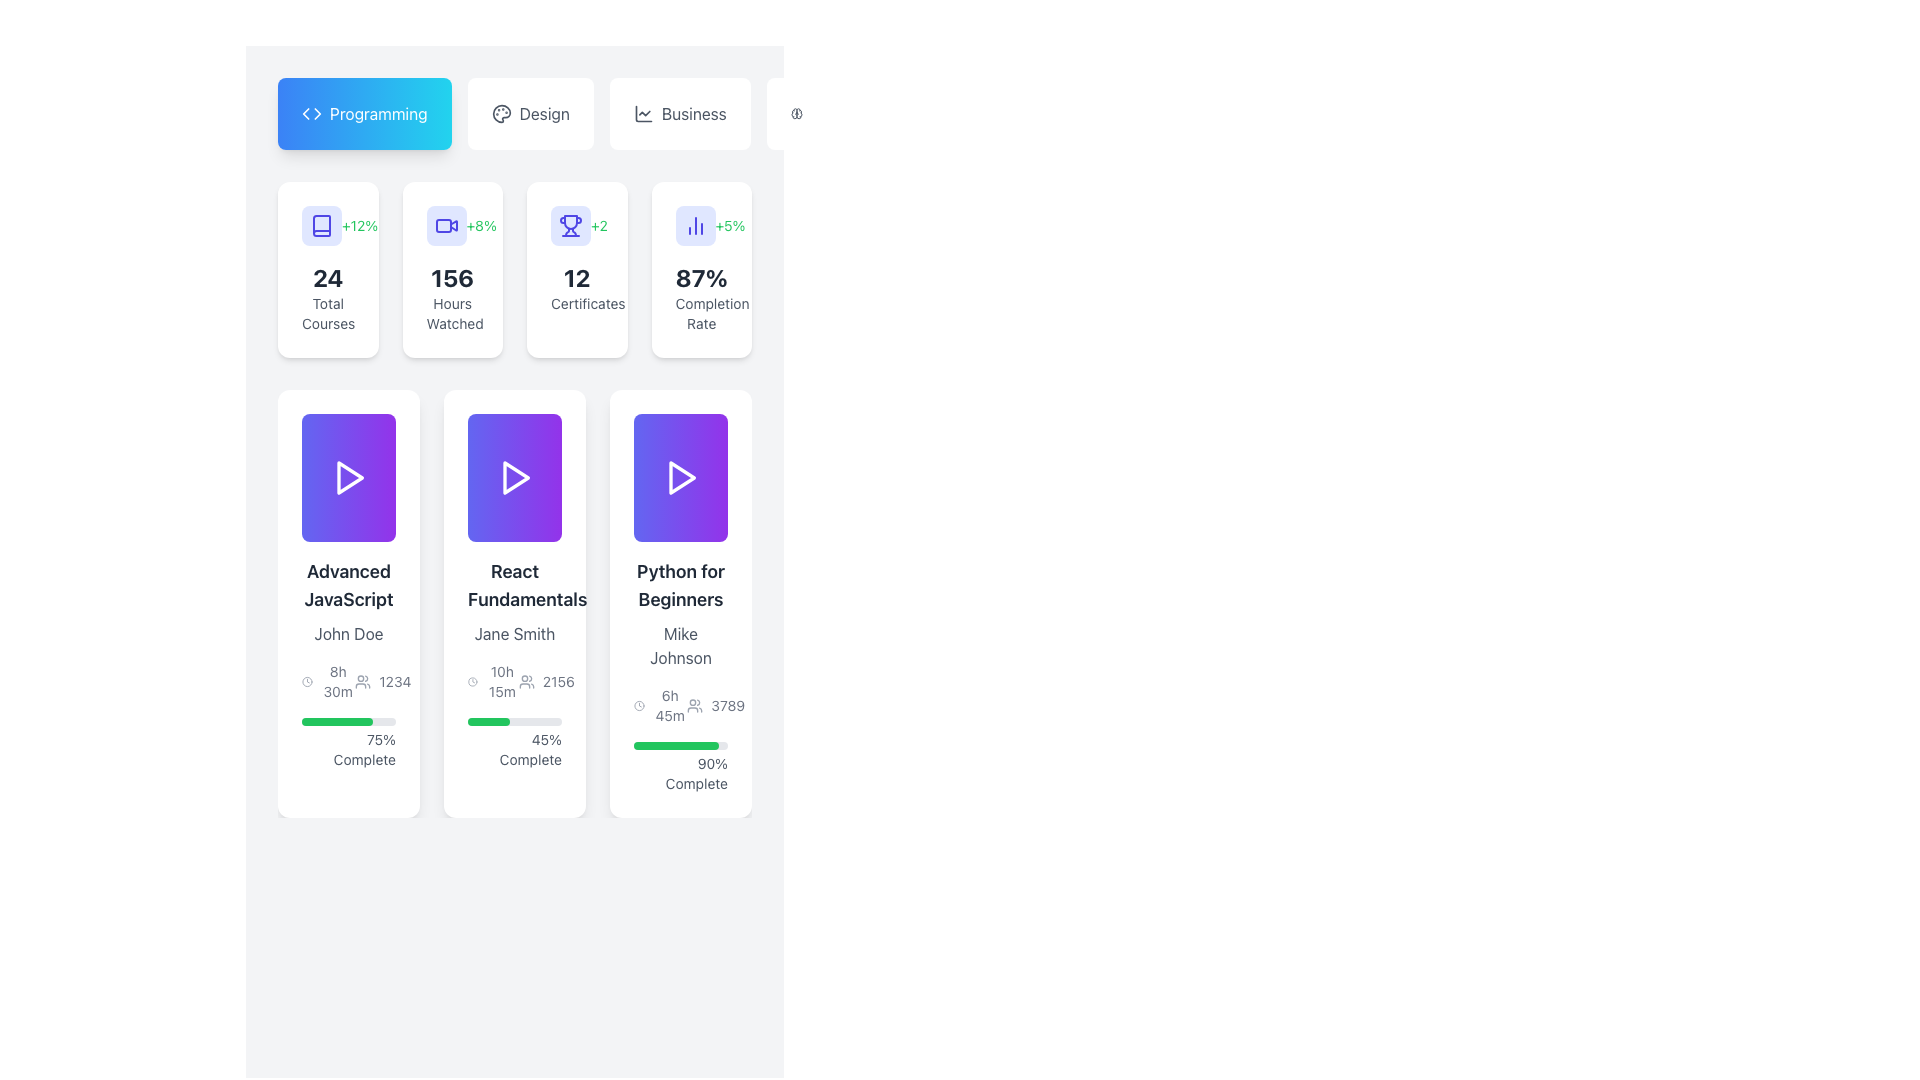  I want to click on the progress bar located below the 'Python for Beginners' text and above the '90% Complete' label, which is styled as a rounded rectangular bar with a gray background and a green filled portion, so click(681, 745).